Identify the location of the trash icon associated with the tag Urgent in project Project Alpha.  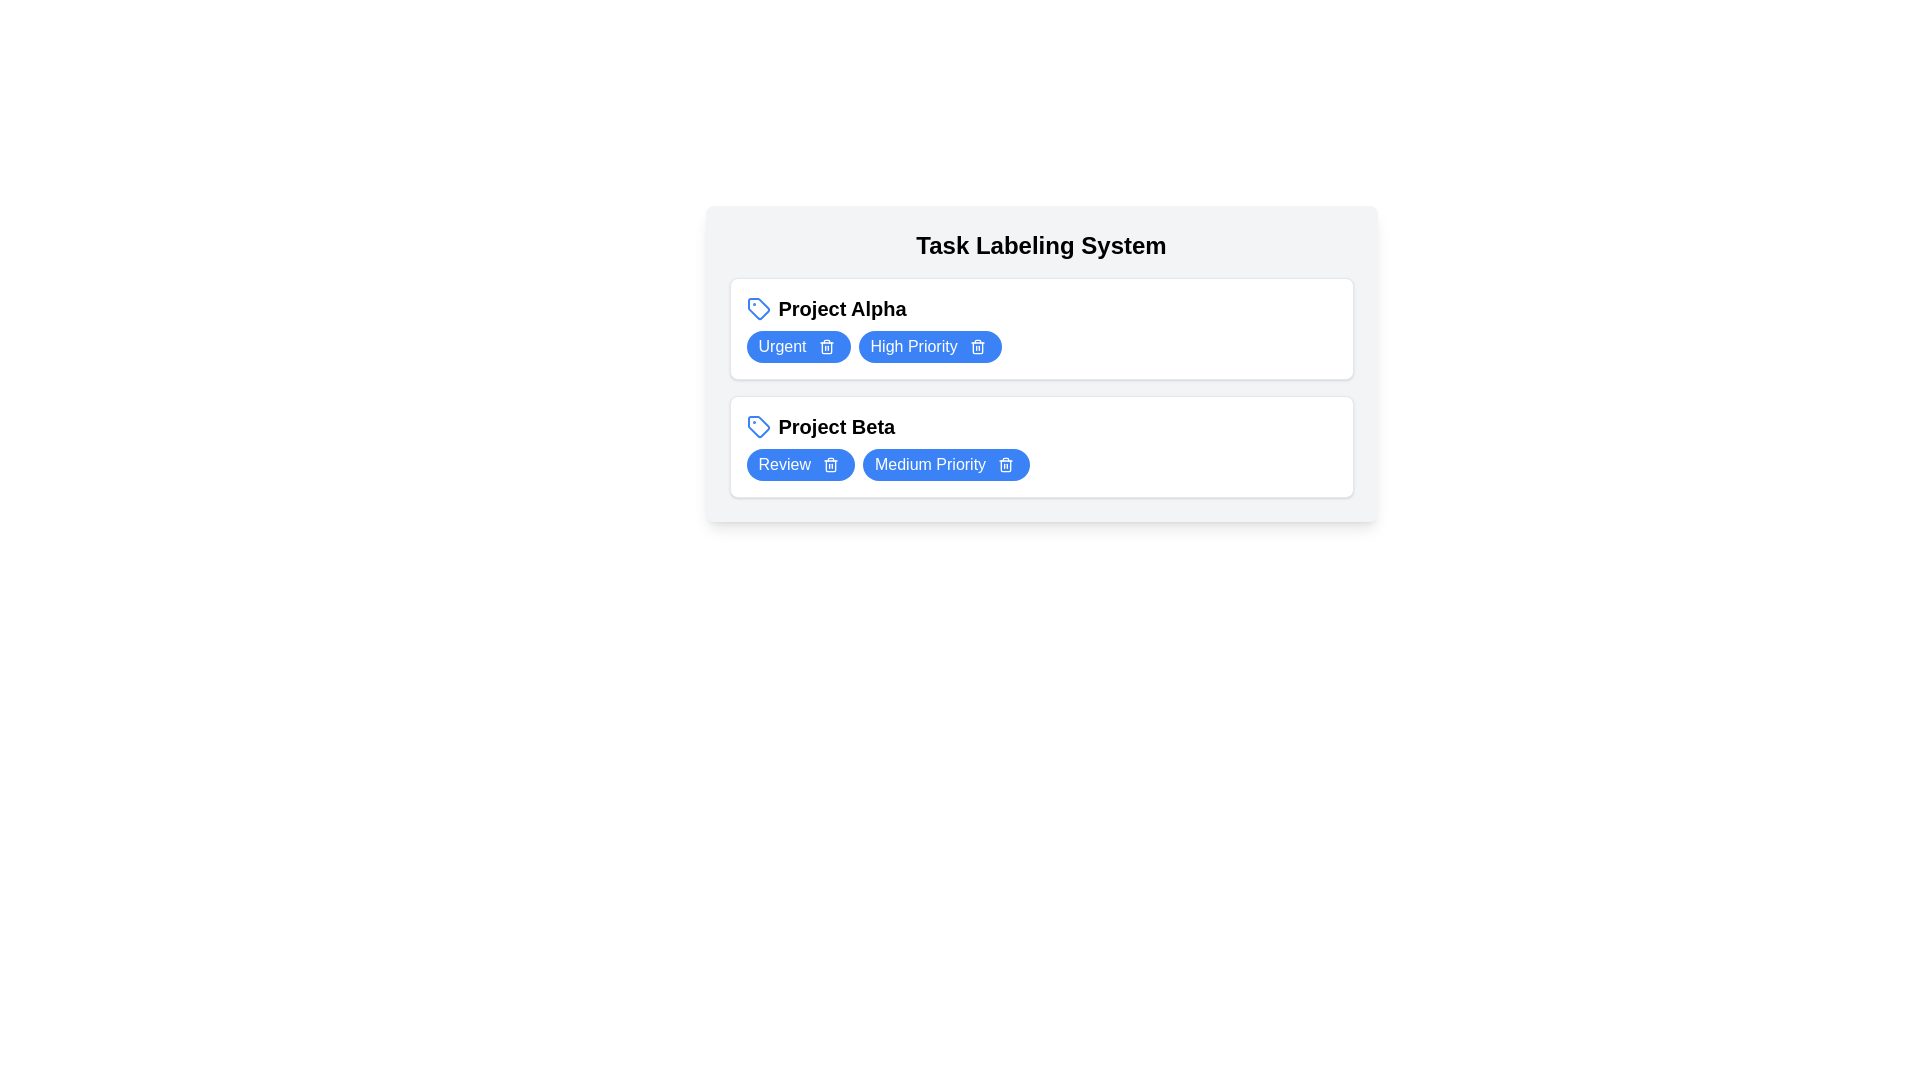
(826, 346).